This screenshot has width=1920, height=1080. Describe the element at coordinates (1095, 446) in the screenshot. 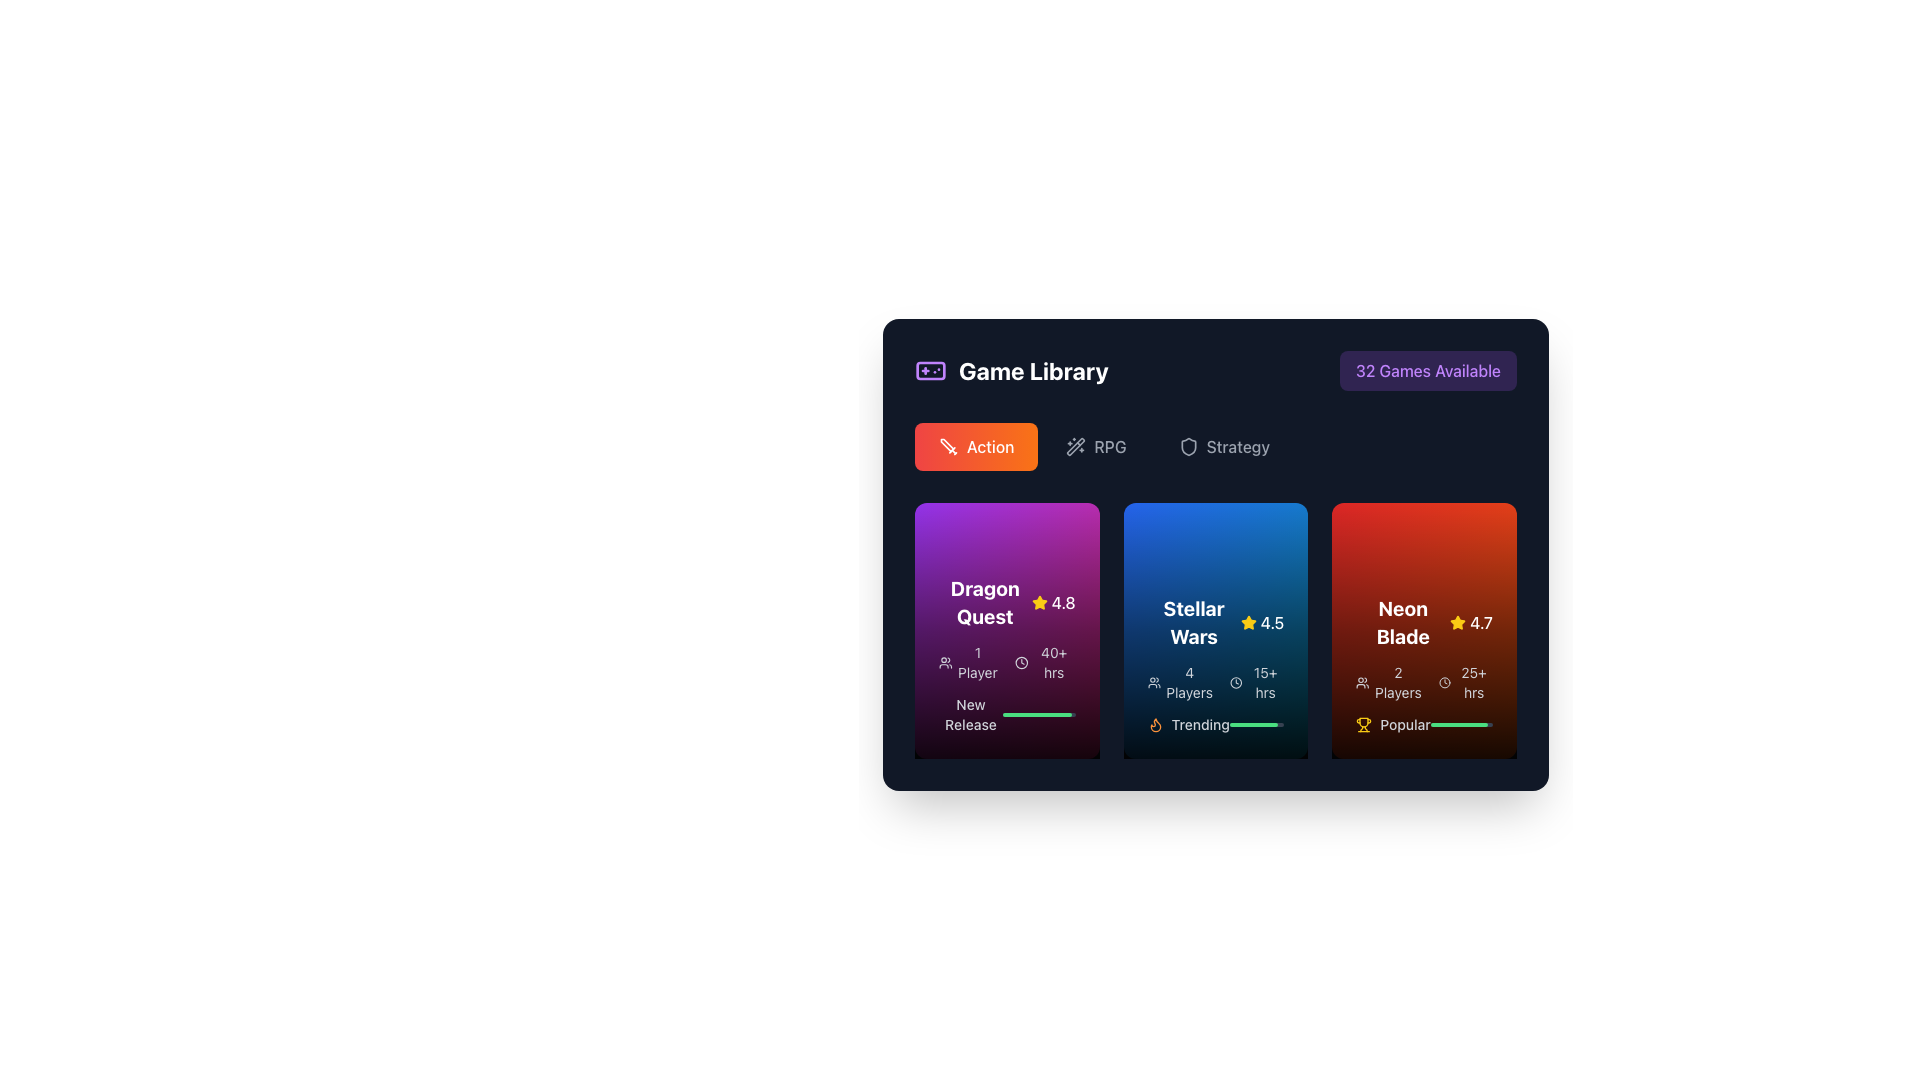

I see `the 'RPG' button located in the header menu of the 'Game Library', which is the second button in a set of three` at that location.